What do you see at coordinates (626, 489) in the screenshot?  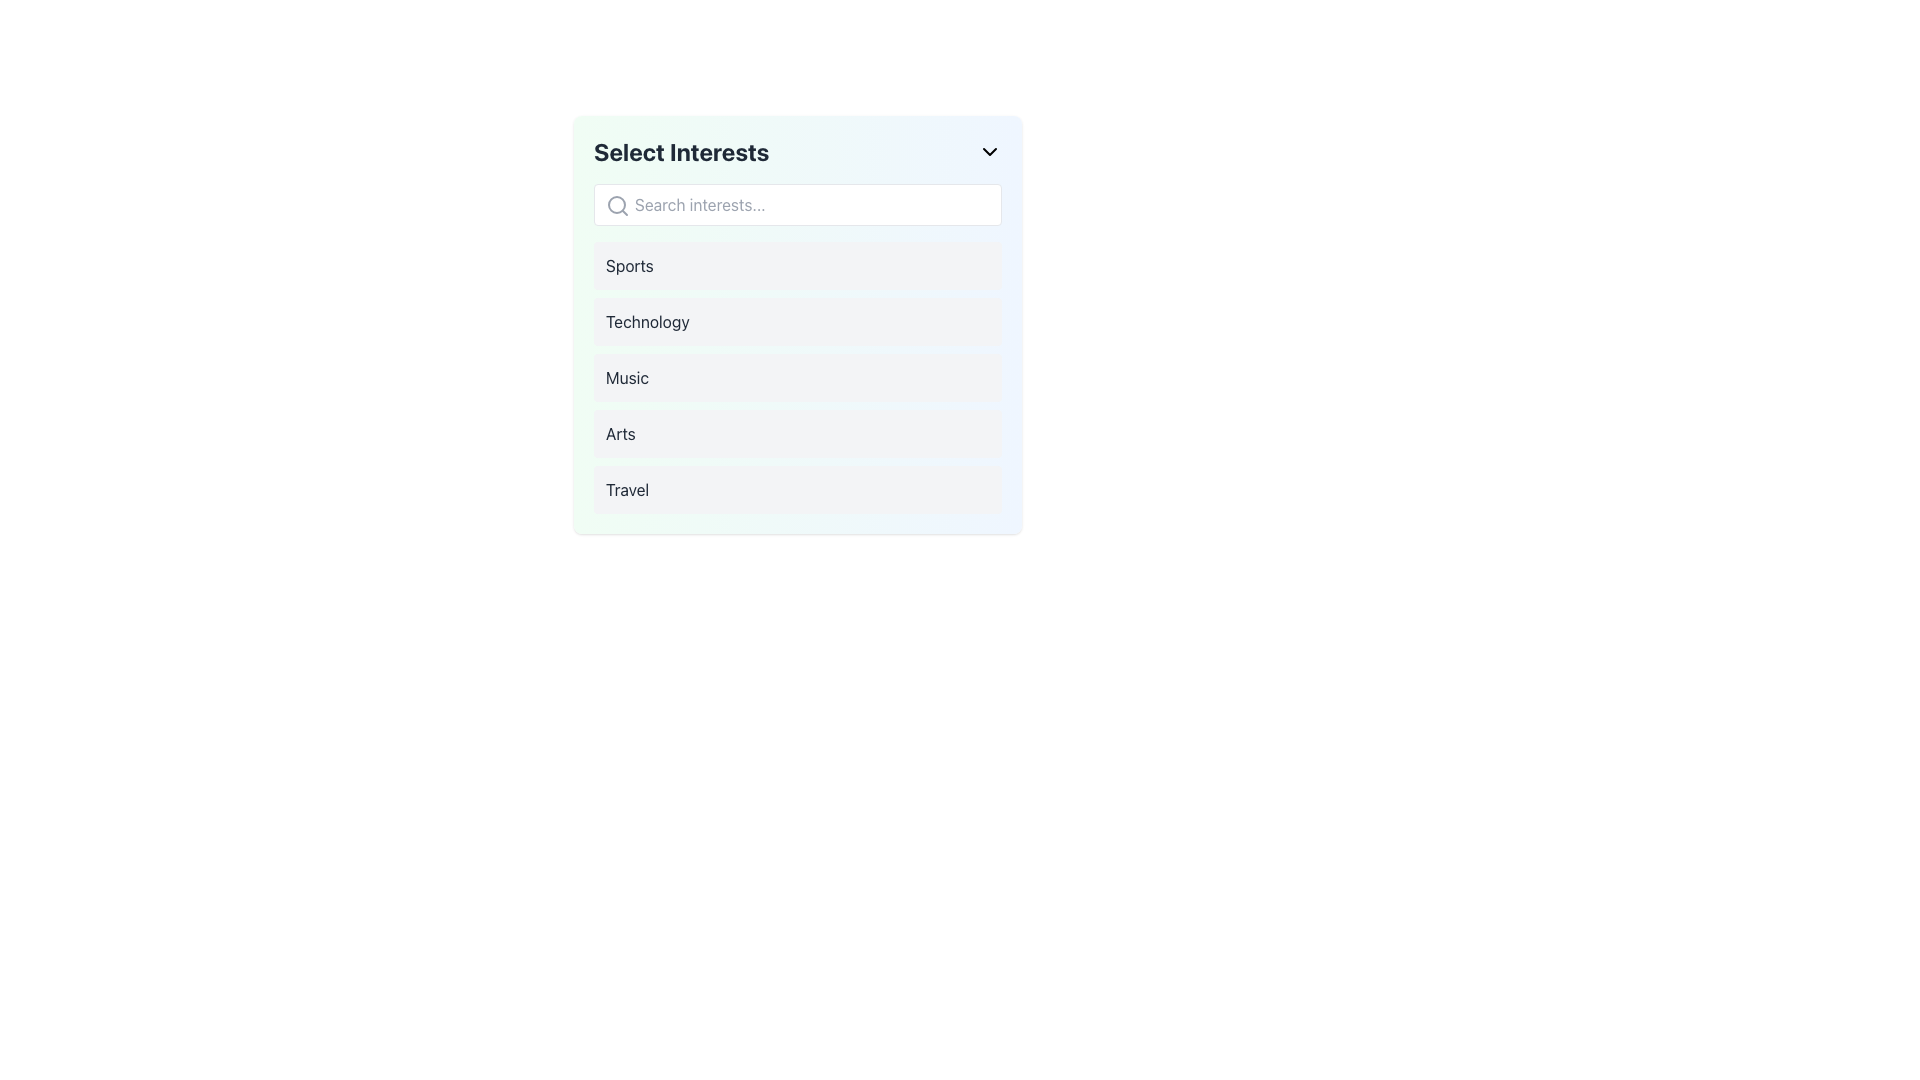 I see `the 'Travel' text label under the 'Select Interests' category` at bounding box center [626, 489].